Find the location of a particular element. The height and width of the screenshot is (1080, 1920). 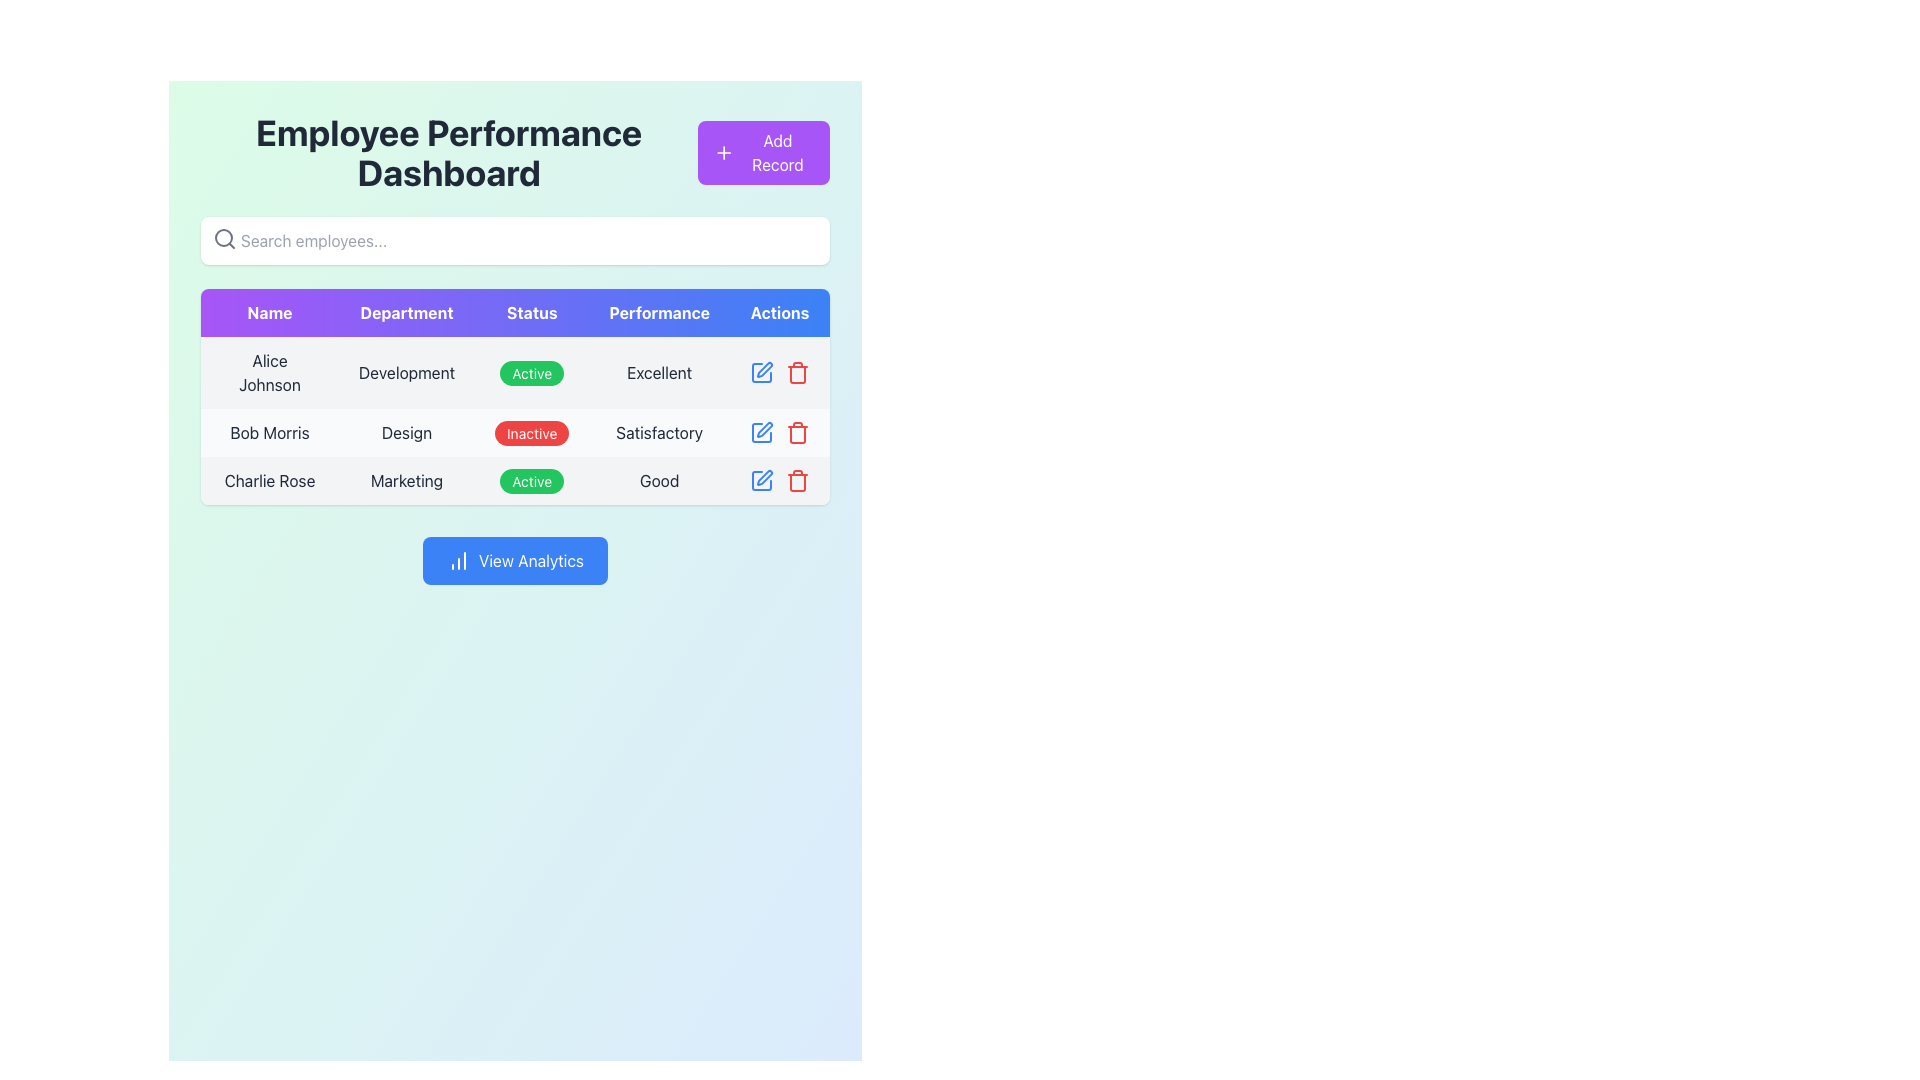

the 'Active' label with a green background and white text, which is the third cell in the row for 'Charlie Rose' in the employee details table is located at coordinates (515, 481).